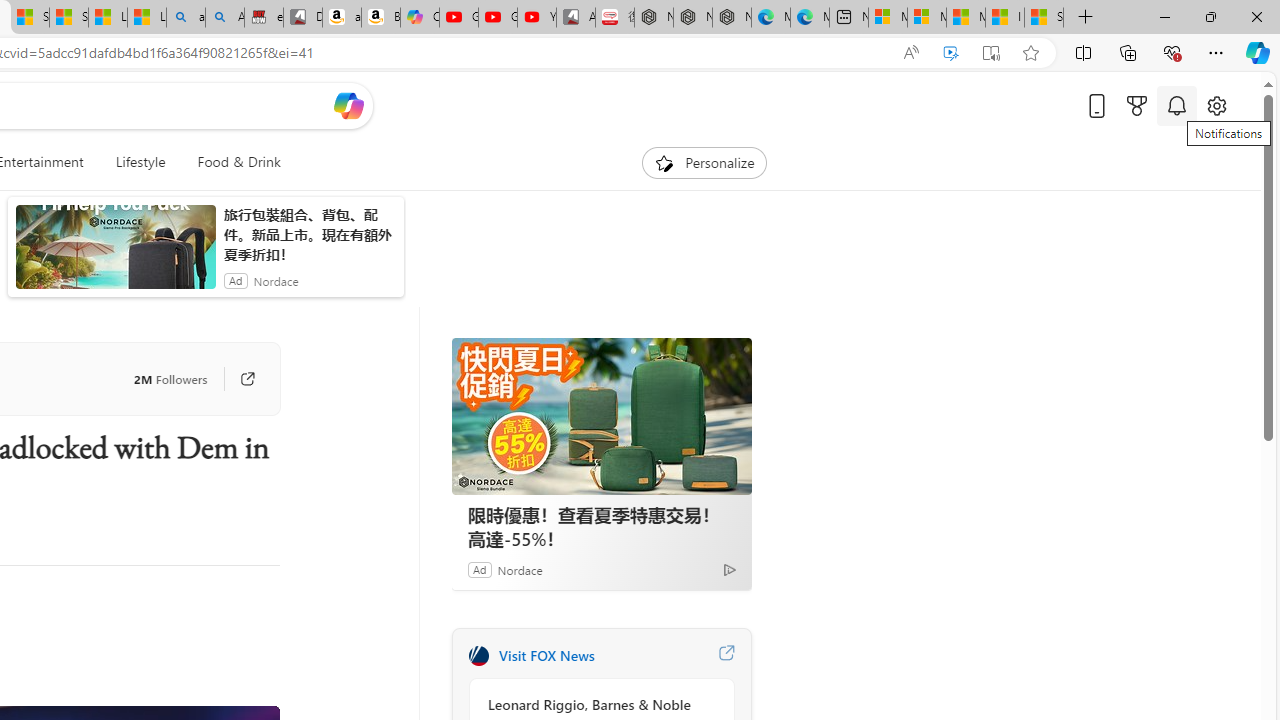 The height and width of the screenshot is (720, 1280). I want to click on 'Ad', so click(478, 569).